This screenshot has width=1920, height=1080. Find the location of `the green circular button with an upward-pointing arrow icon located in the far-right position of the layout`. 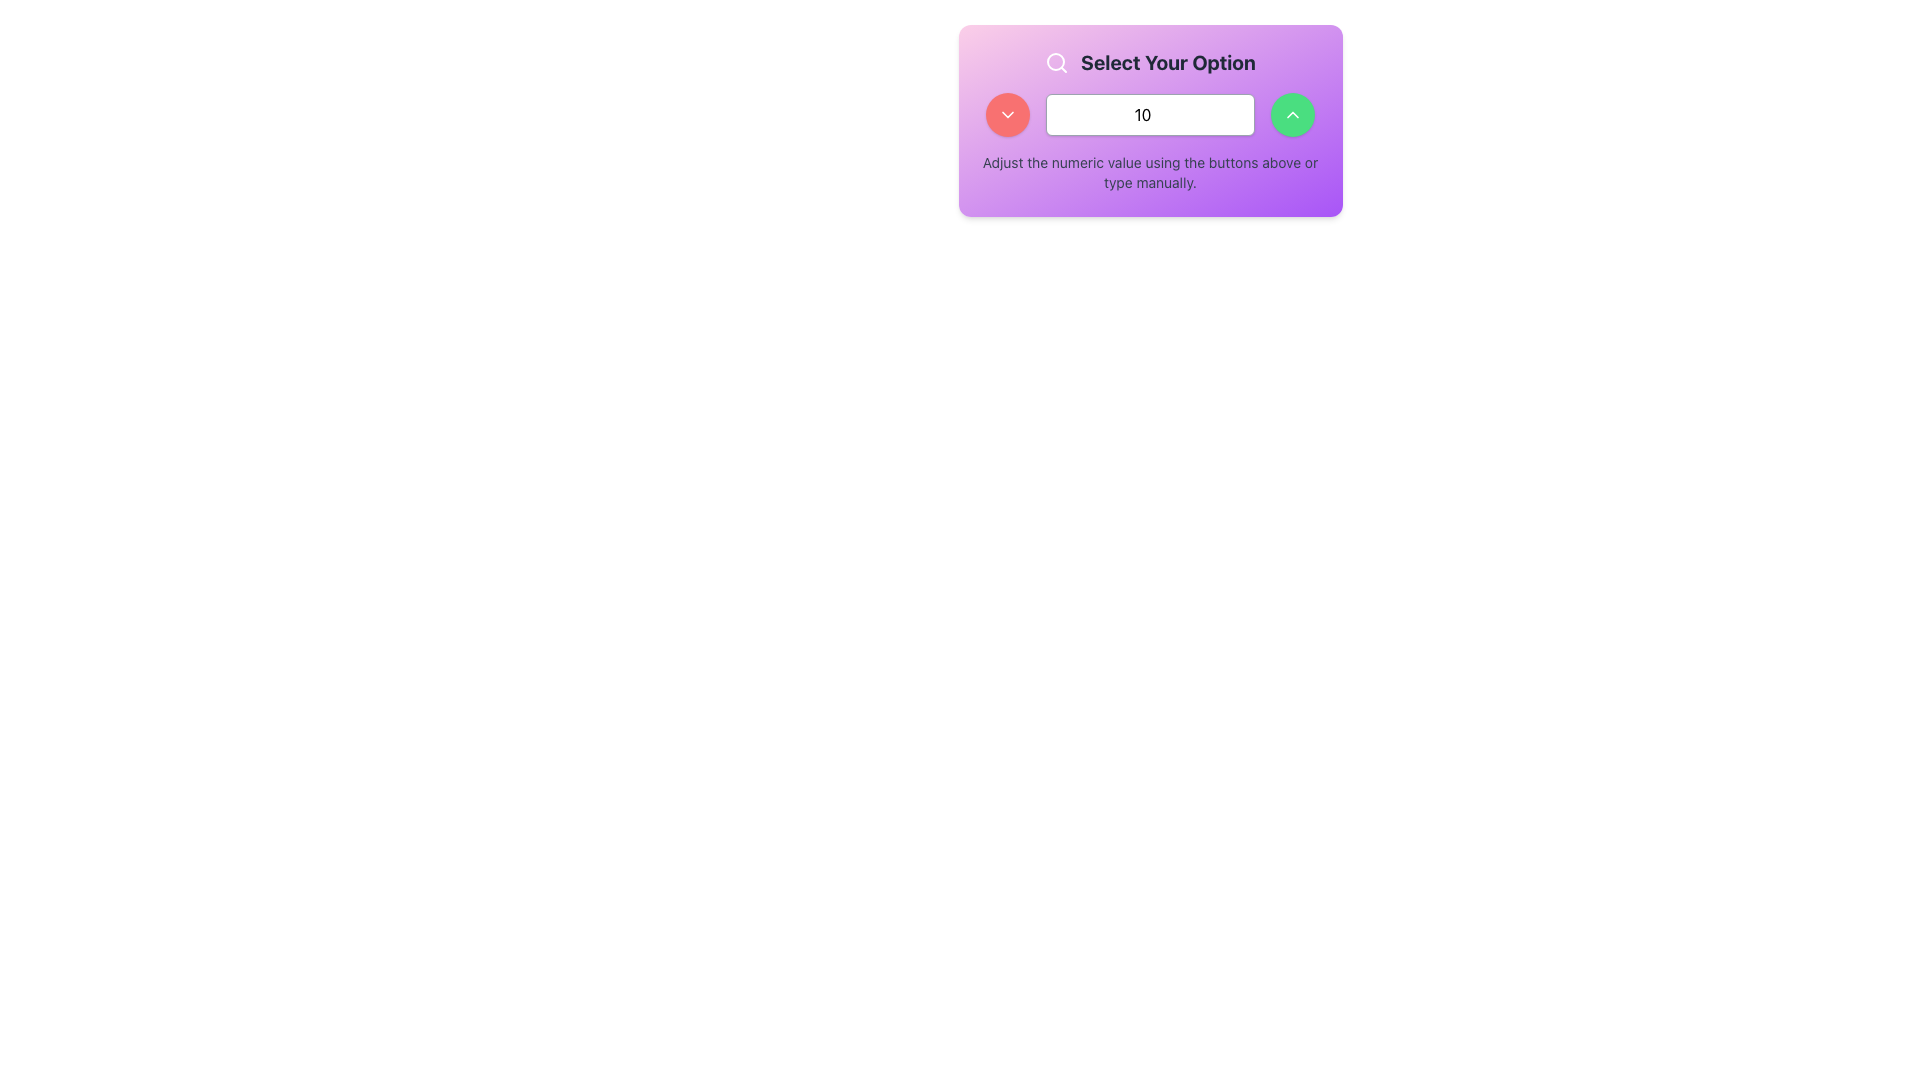

the green circular button with an upward-pointing arrow icon located in the far-right position of the layout is located at coordinates (1292, 115).